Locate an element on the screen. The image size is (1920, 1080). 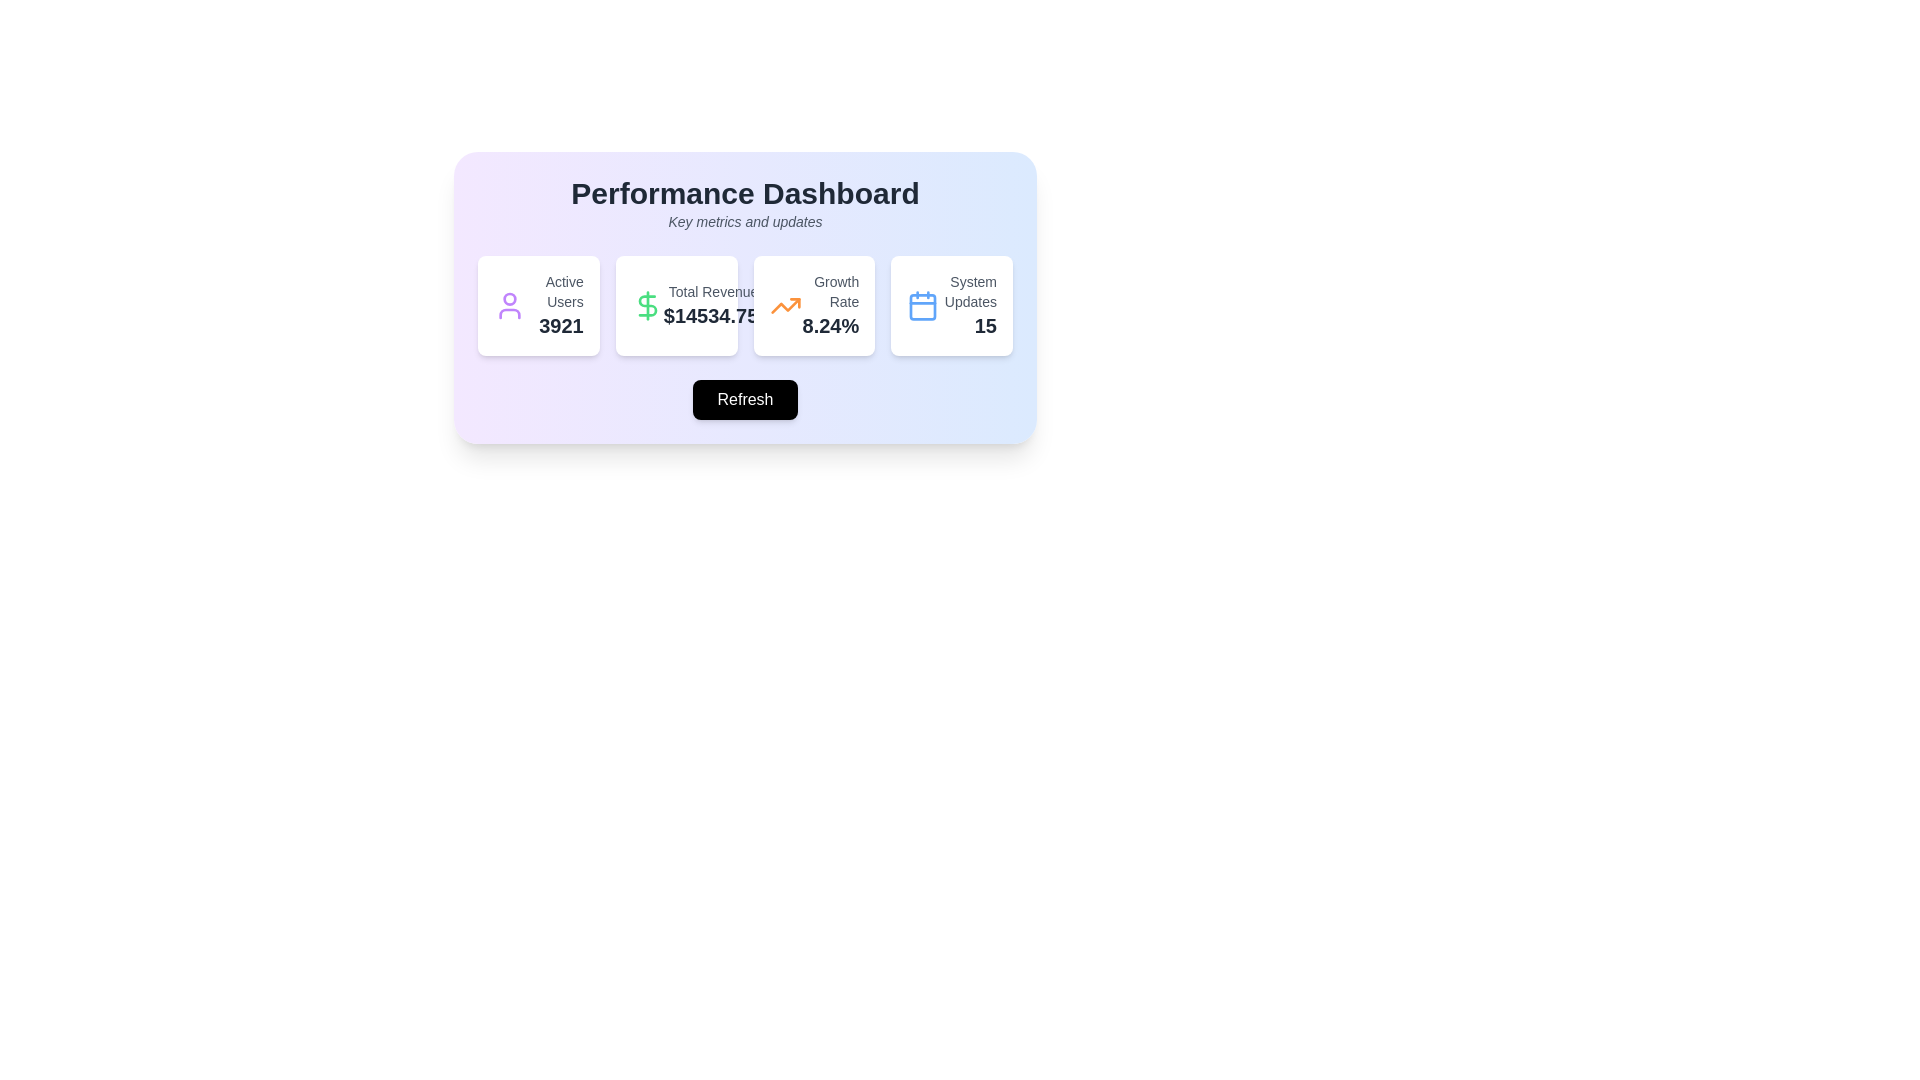
the text display element that shows the summary or count of available system updates, located on the far right of a horizontal row of components, next to a blue calendar icon is located at coordinates (968, 305).